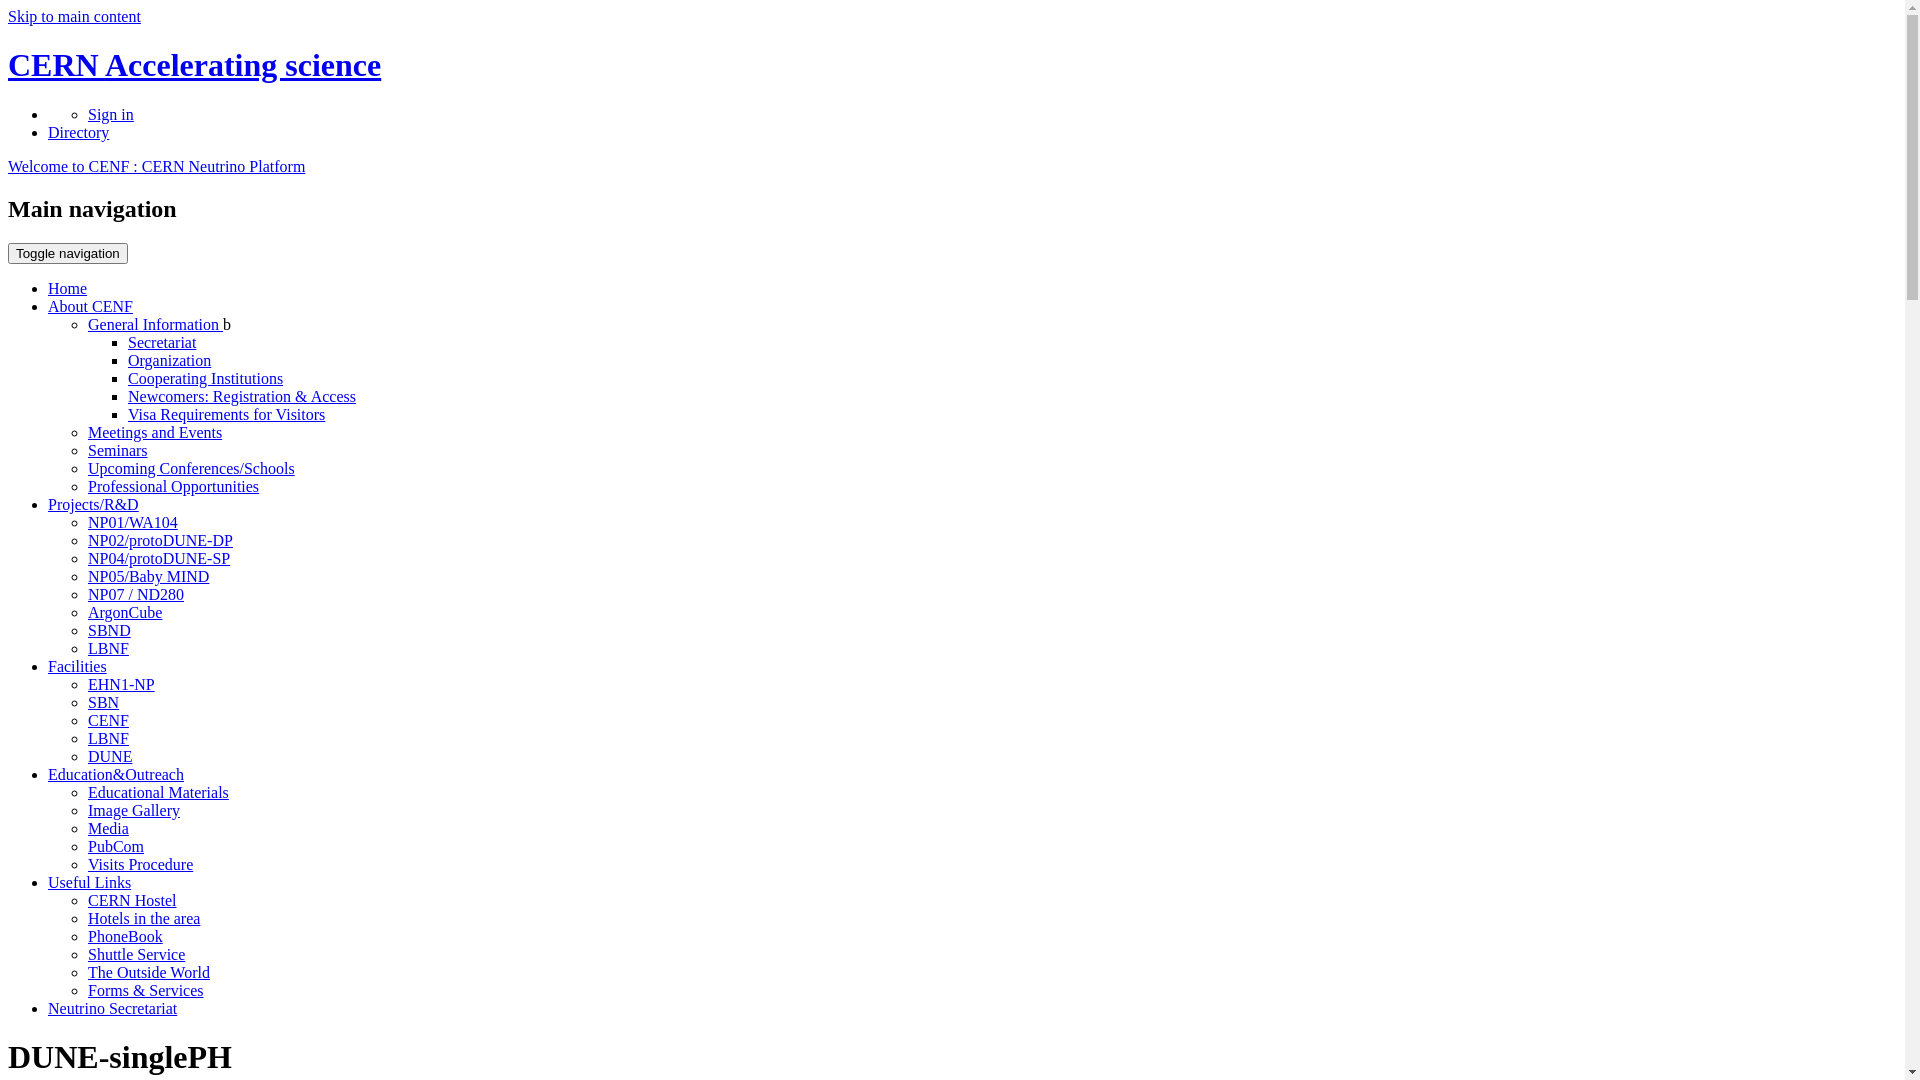 The image size is (1920, 1080). I want to click on 'Visits Procedure', so click(139, 863).